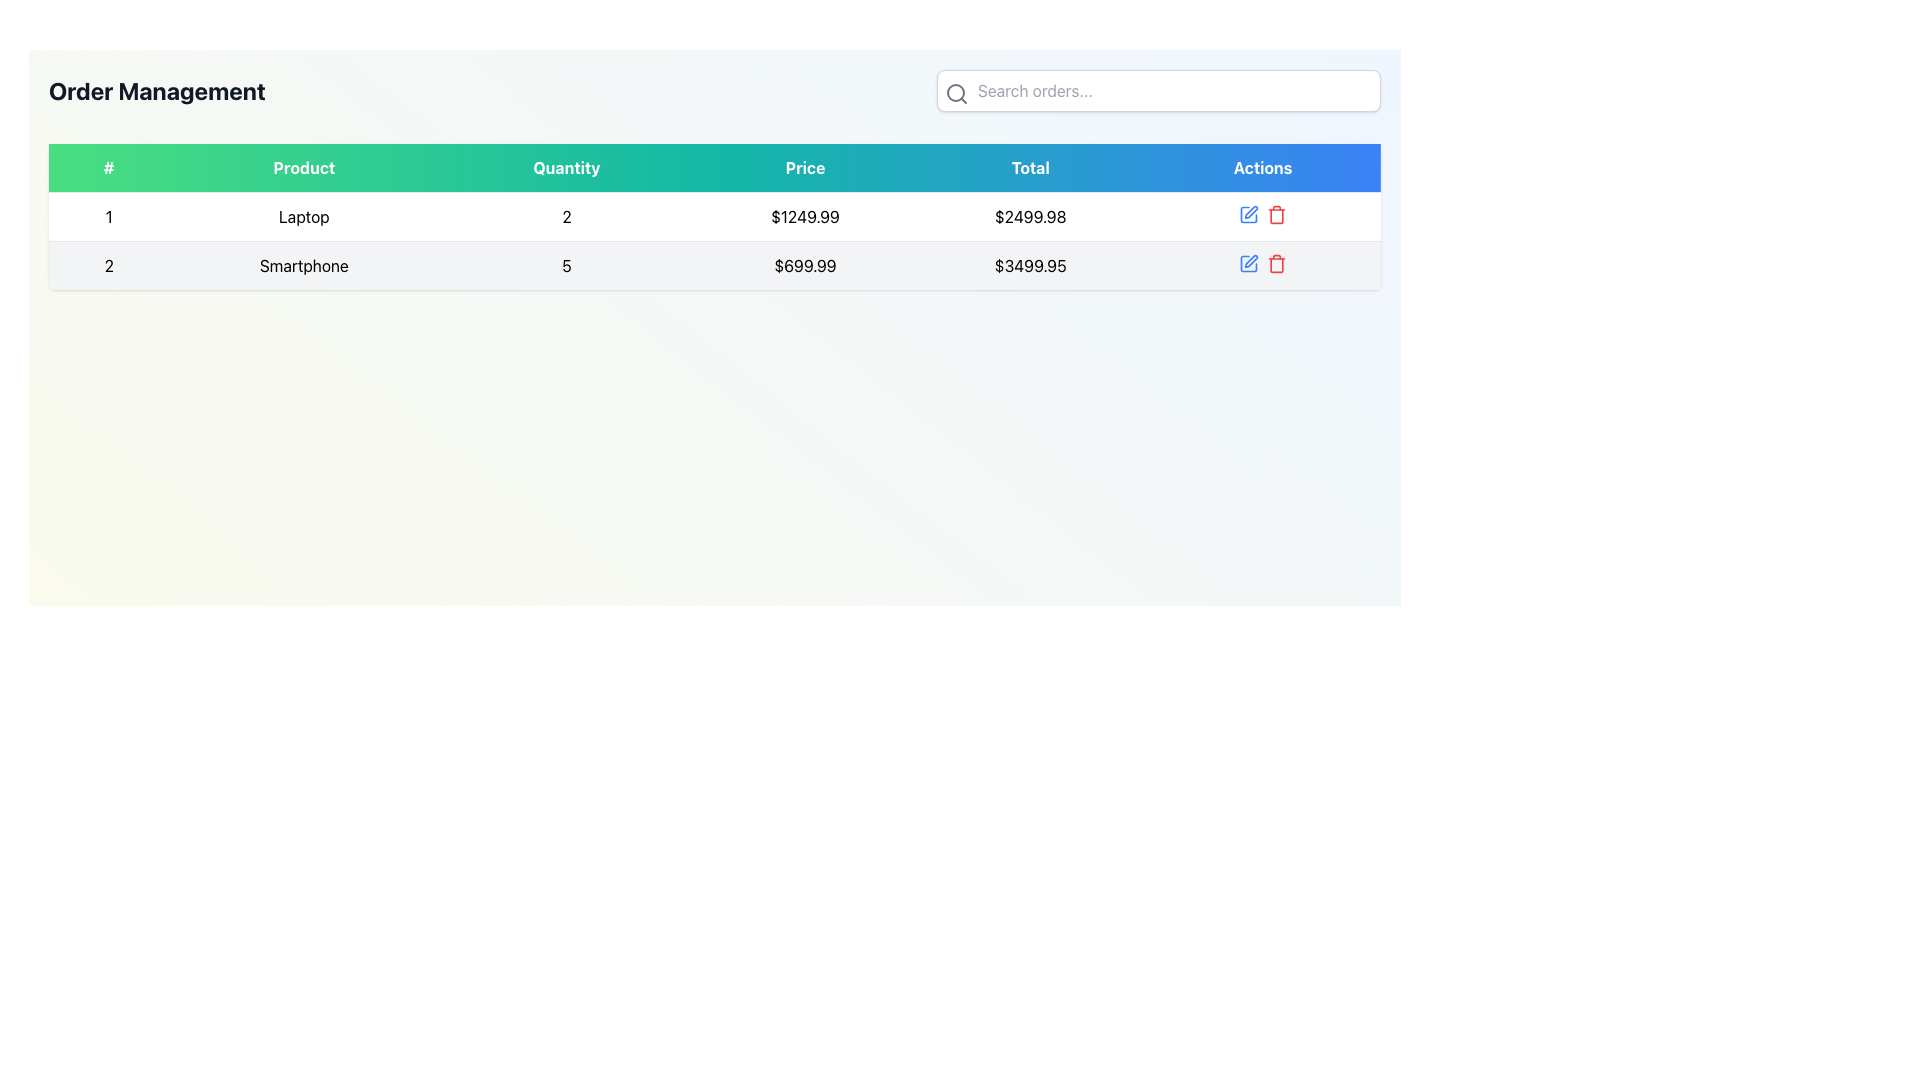 The width and height of the screenshot is (1920, 1080). Describe the element at coordinates (565, 167) in the screenshot. I see `the 'Quantity' table column header, which is the third header in the top row of a table, displayed in bold white text on a green background, centrally aligned in its cell` at that location.